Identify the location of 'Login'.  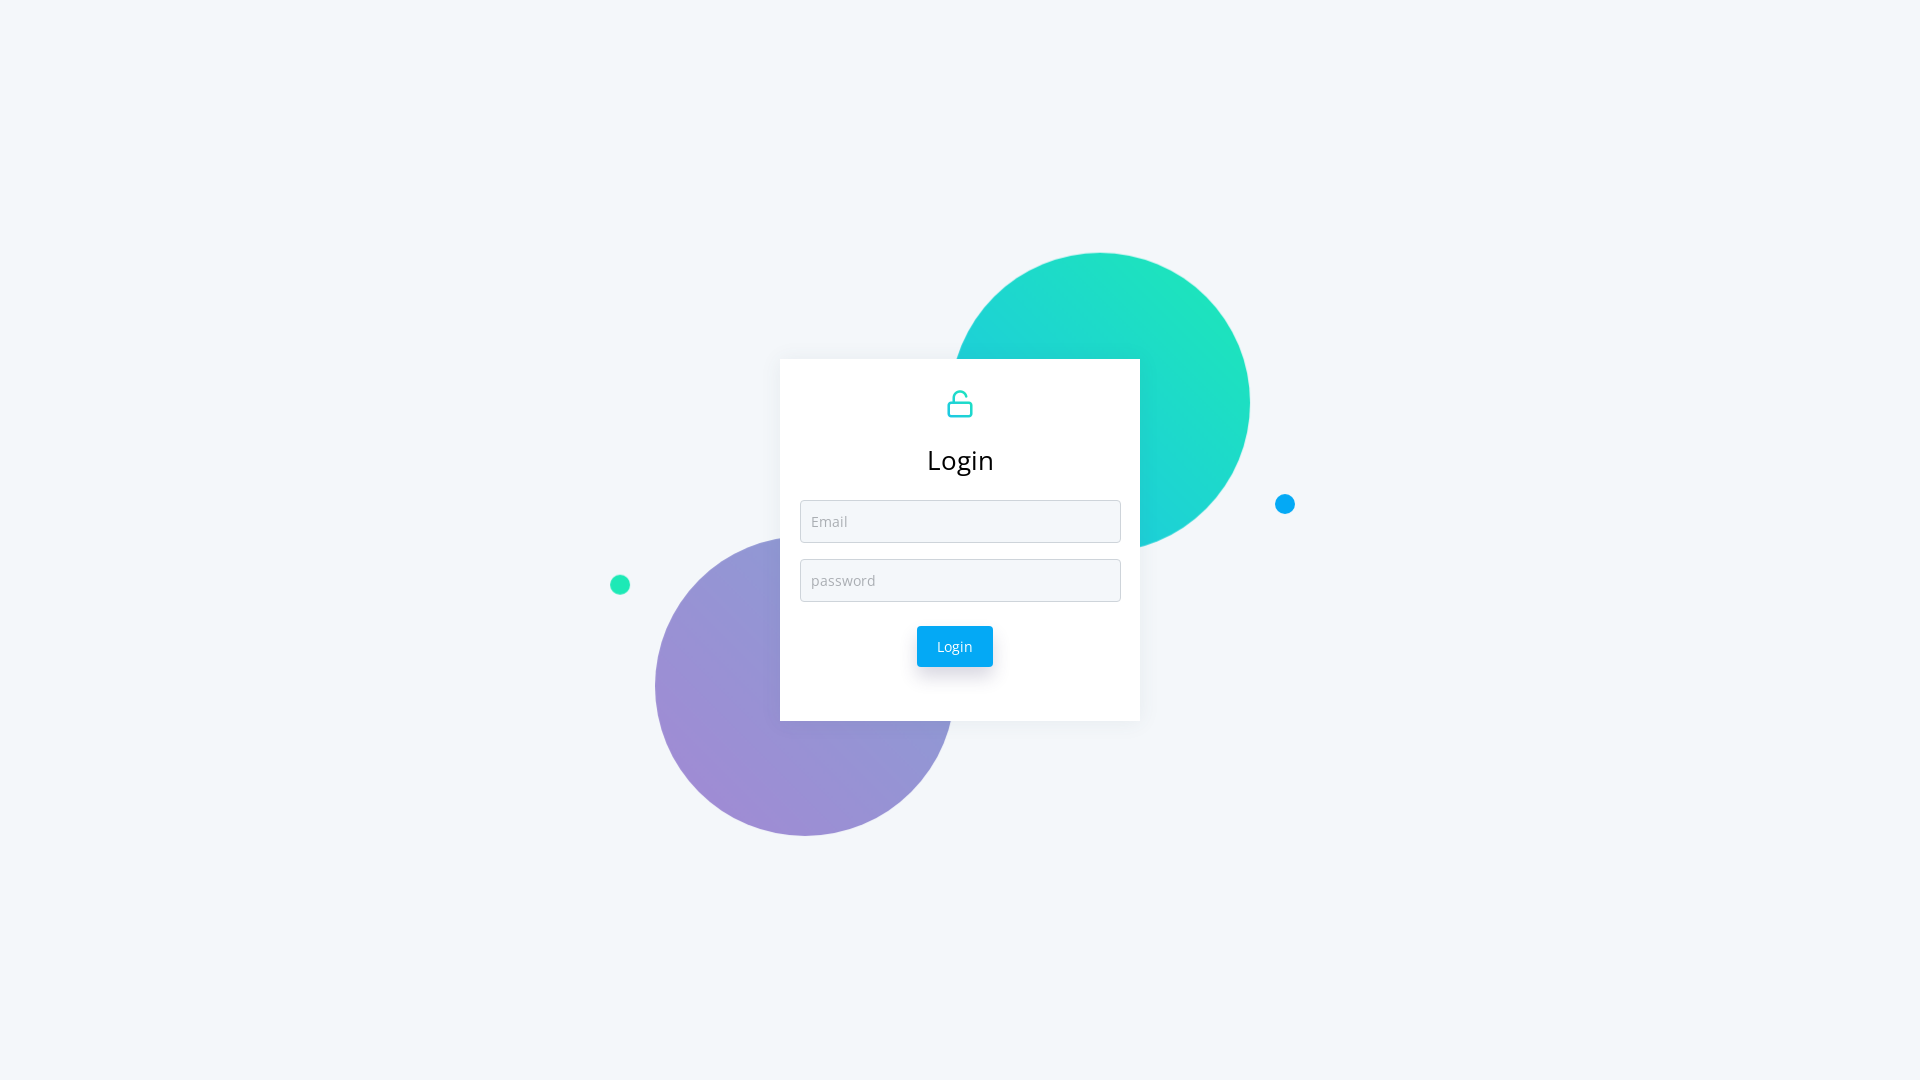
(954, 646).